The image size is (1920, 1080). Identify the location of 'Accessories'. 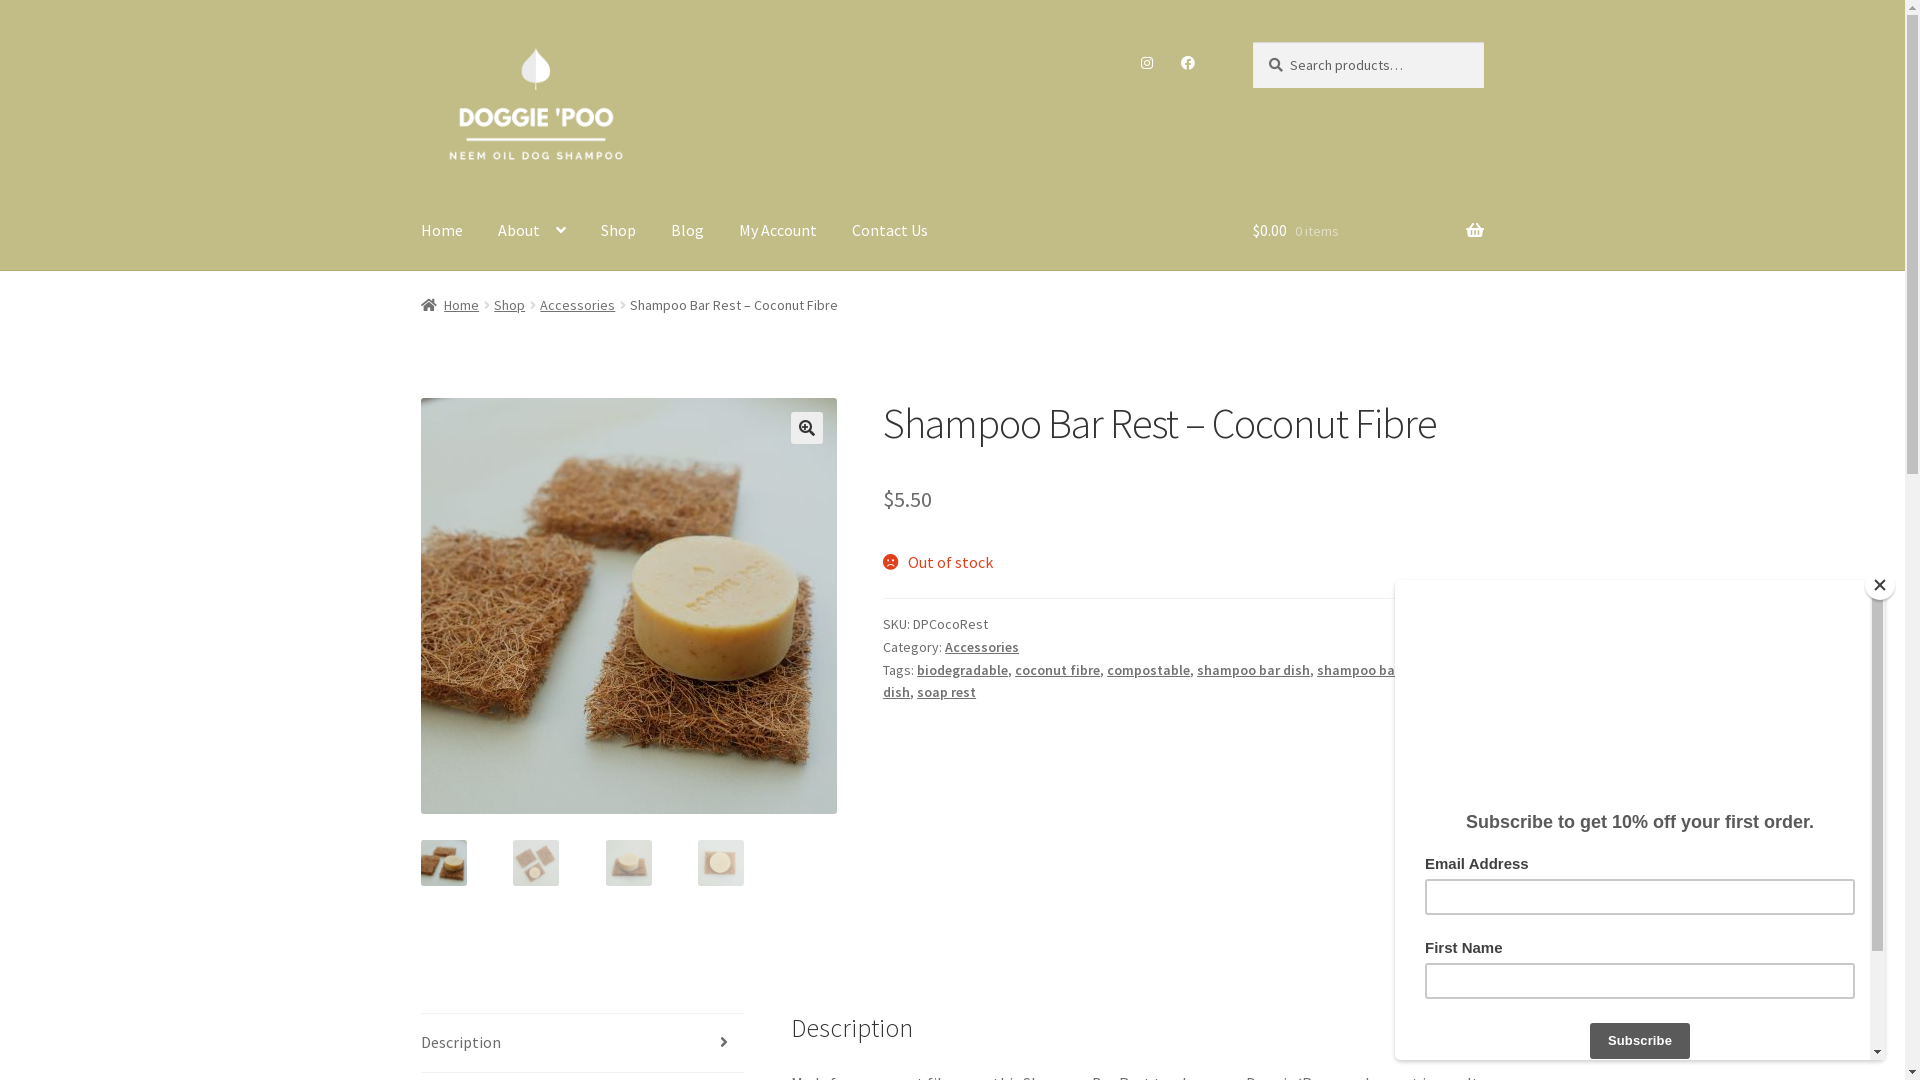
(982, 647).